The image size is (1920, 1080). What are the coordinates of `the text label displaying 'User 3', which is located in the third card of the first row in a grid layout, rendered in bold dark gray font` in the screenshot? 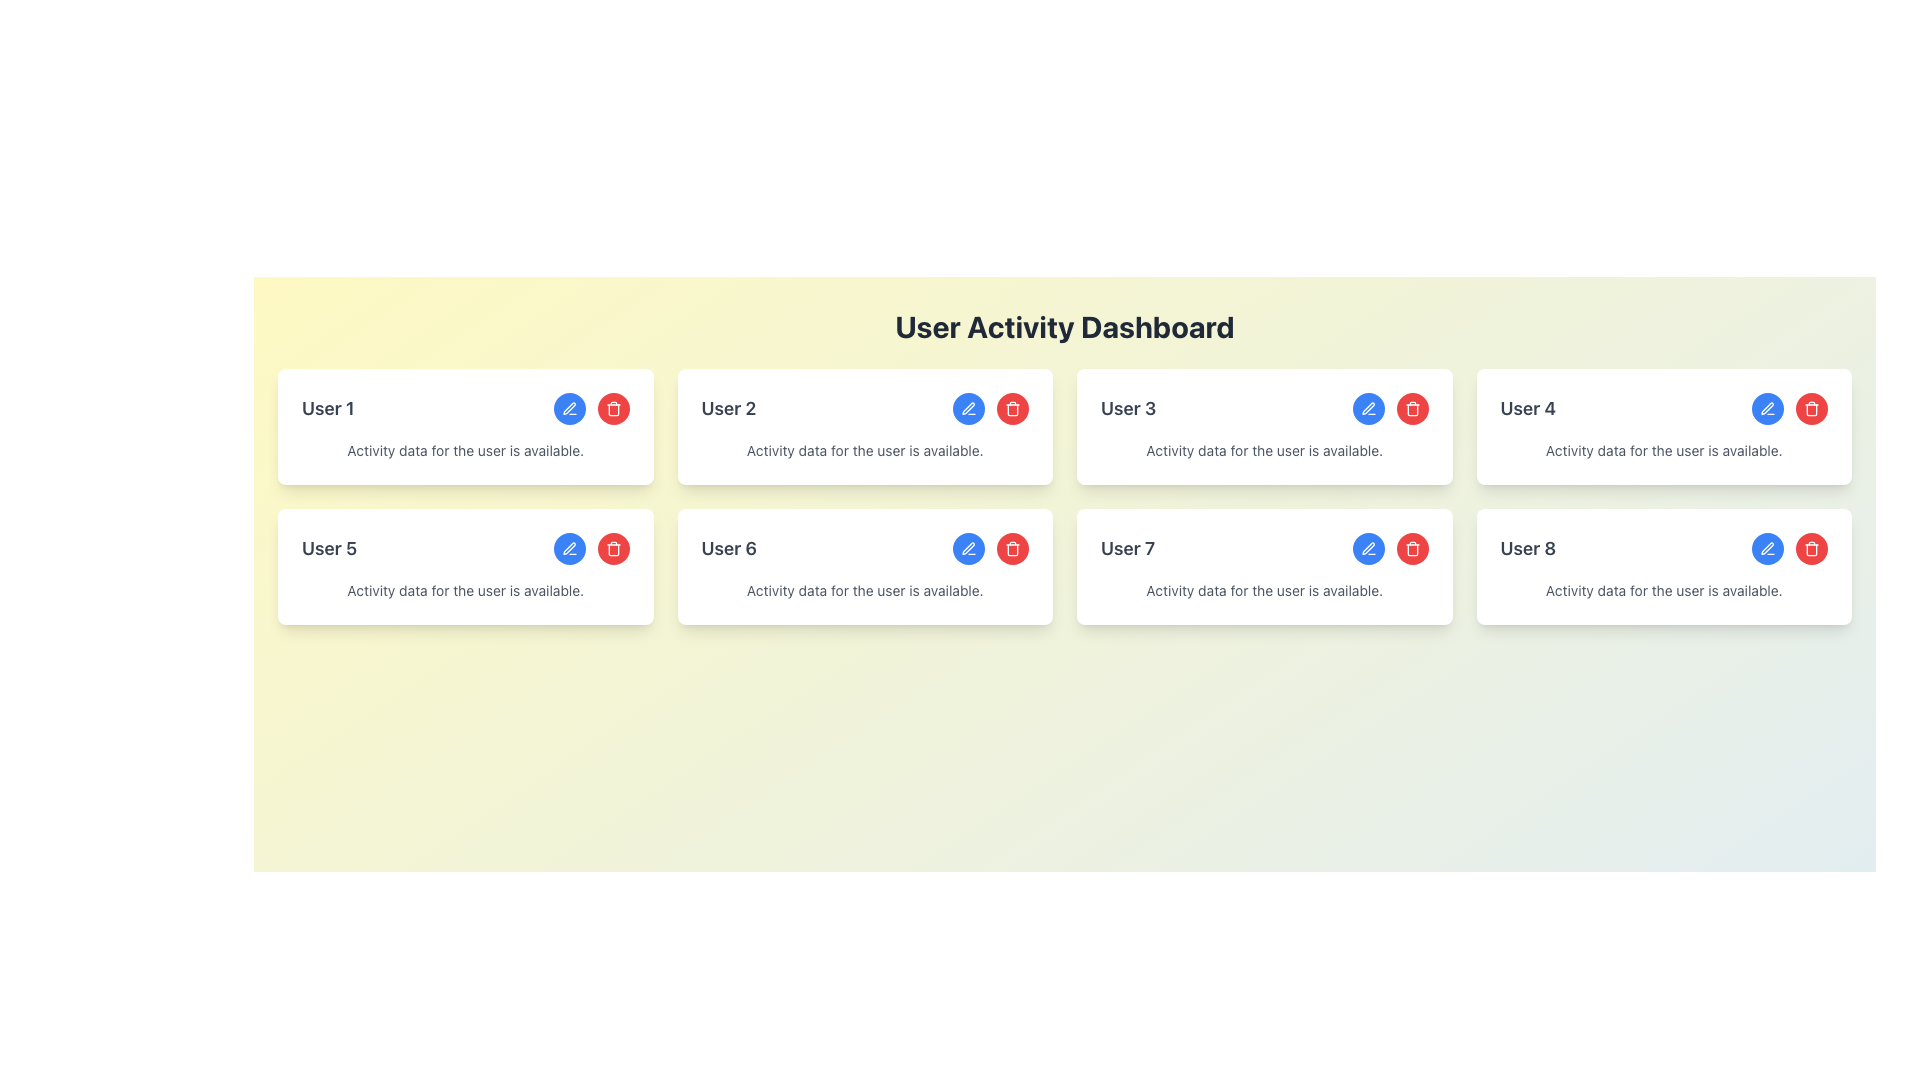 It's located at (1128, 407).